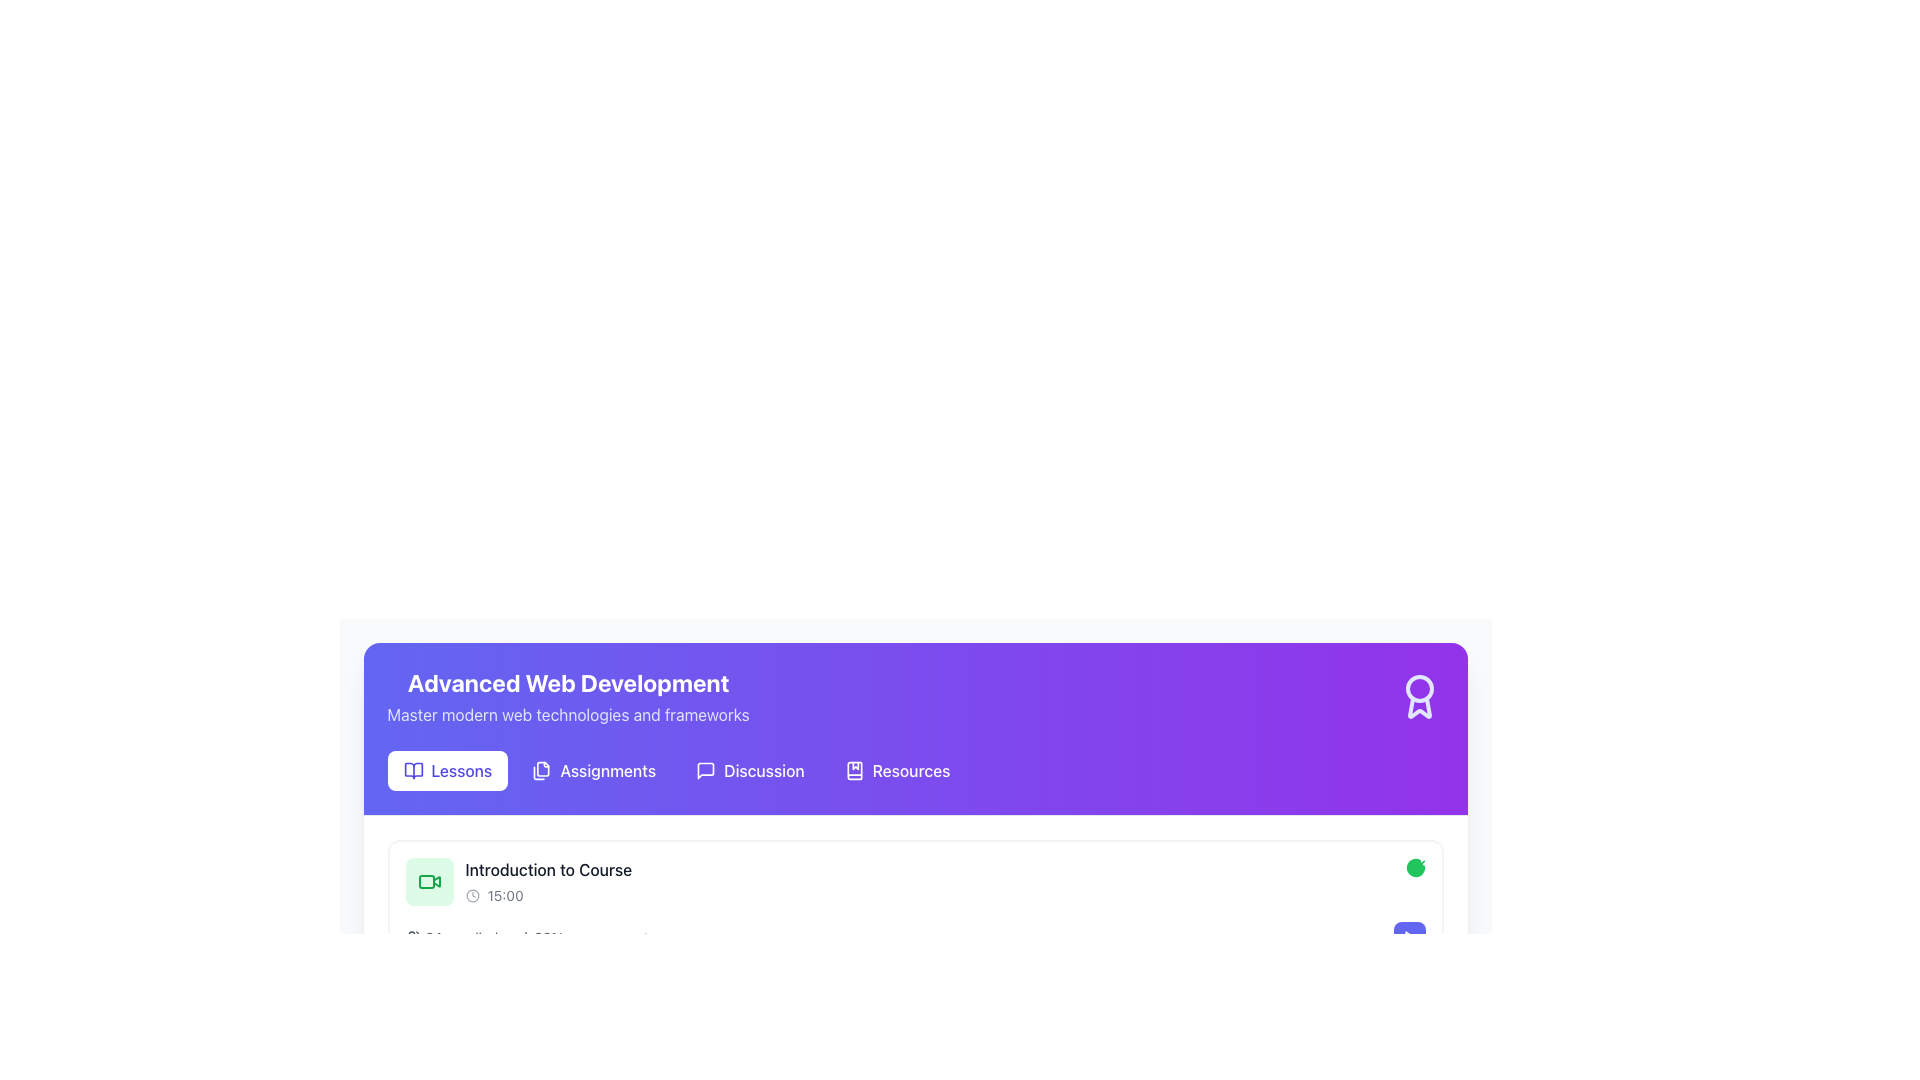  What do you see at coordinates (706, 770) in the screenshot?
I see `the 'Discussion' icon in the navigation bar, which visually represents the access point for the Discussion section located at the top of the content` at bounding box center [706, 770].